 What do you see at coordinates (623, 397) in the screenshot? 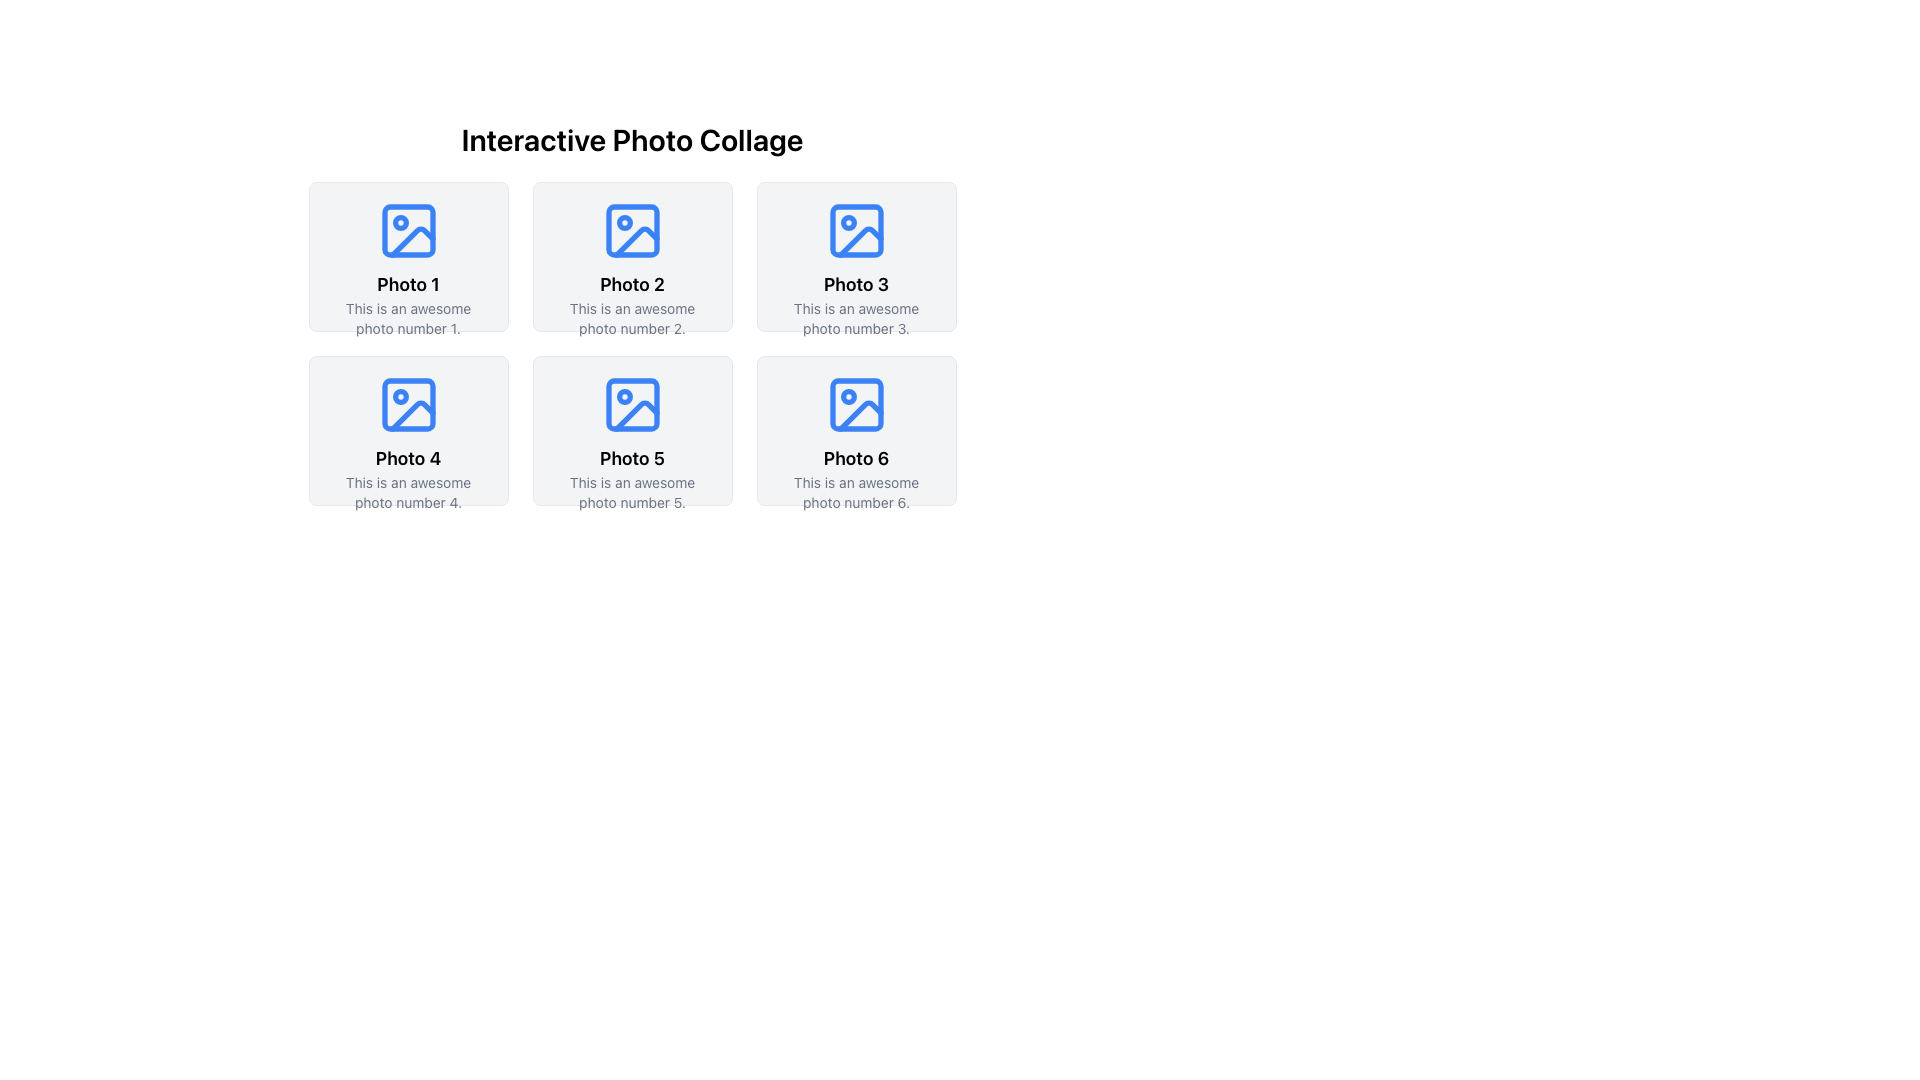
I see `the graphical marker located in the fifth photo section labeled 'Photo 5' in the second row of the 2x3 grid layout, which signifies a specific point of interest` at bounding box center [623, 397].